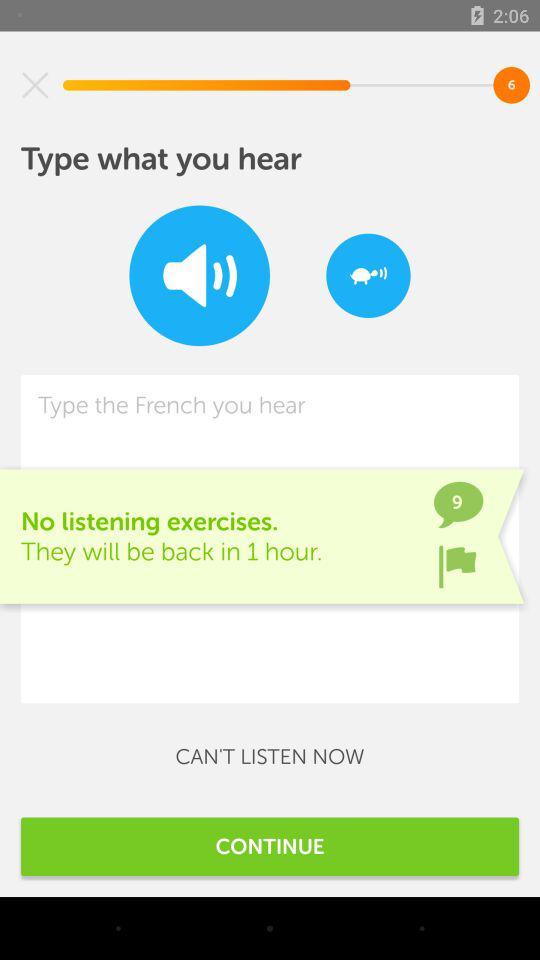 Image resolution: width=540 pixels, height=960 pixels. What do you see at coordinates (270, 755) in the screenshot?
I see `can t listen item` at bounding box center [270, 755].